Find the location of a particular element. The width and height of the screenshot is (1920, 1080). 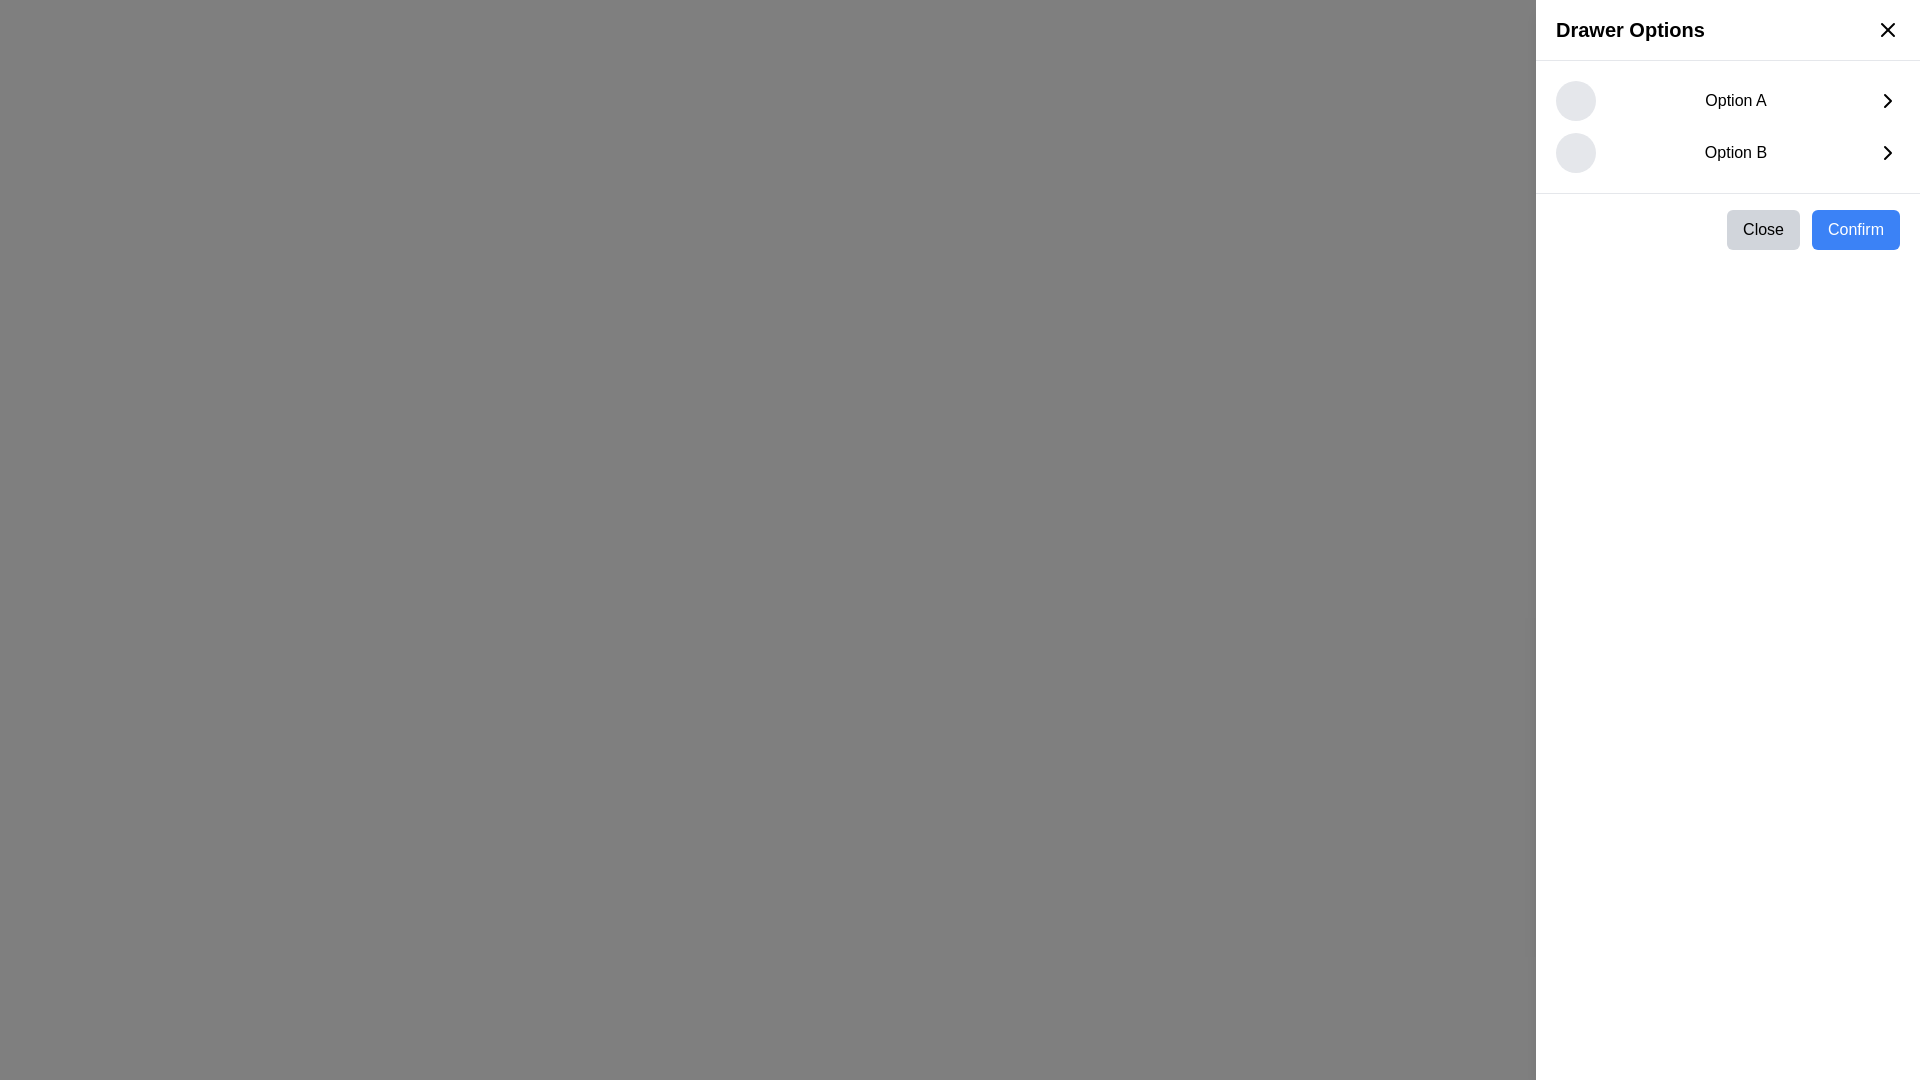

the selectable text label for 'Option A', which is positioned between a circular icon and a right-facing arrow icon in the right-side drawer interface is located at coordinates (1735, 100).